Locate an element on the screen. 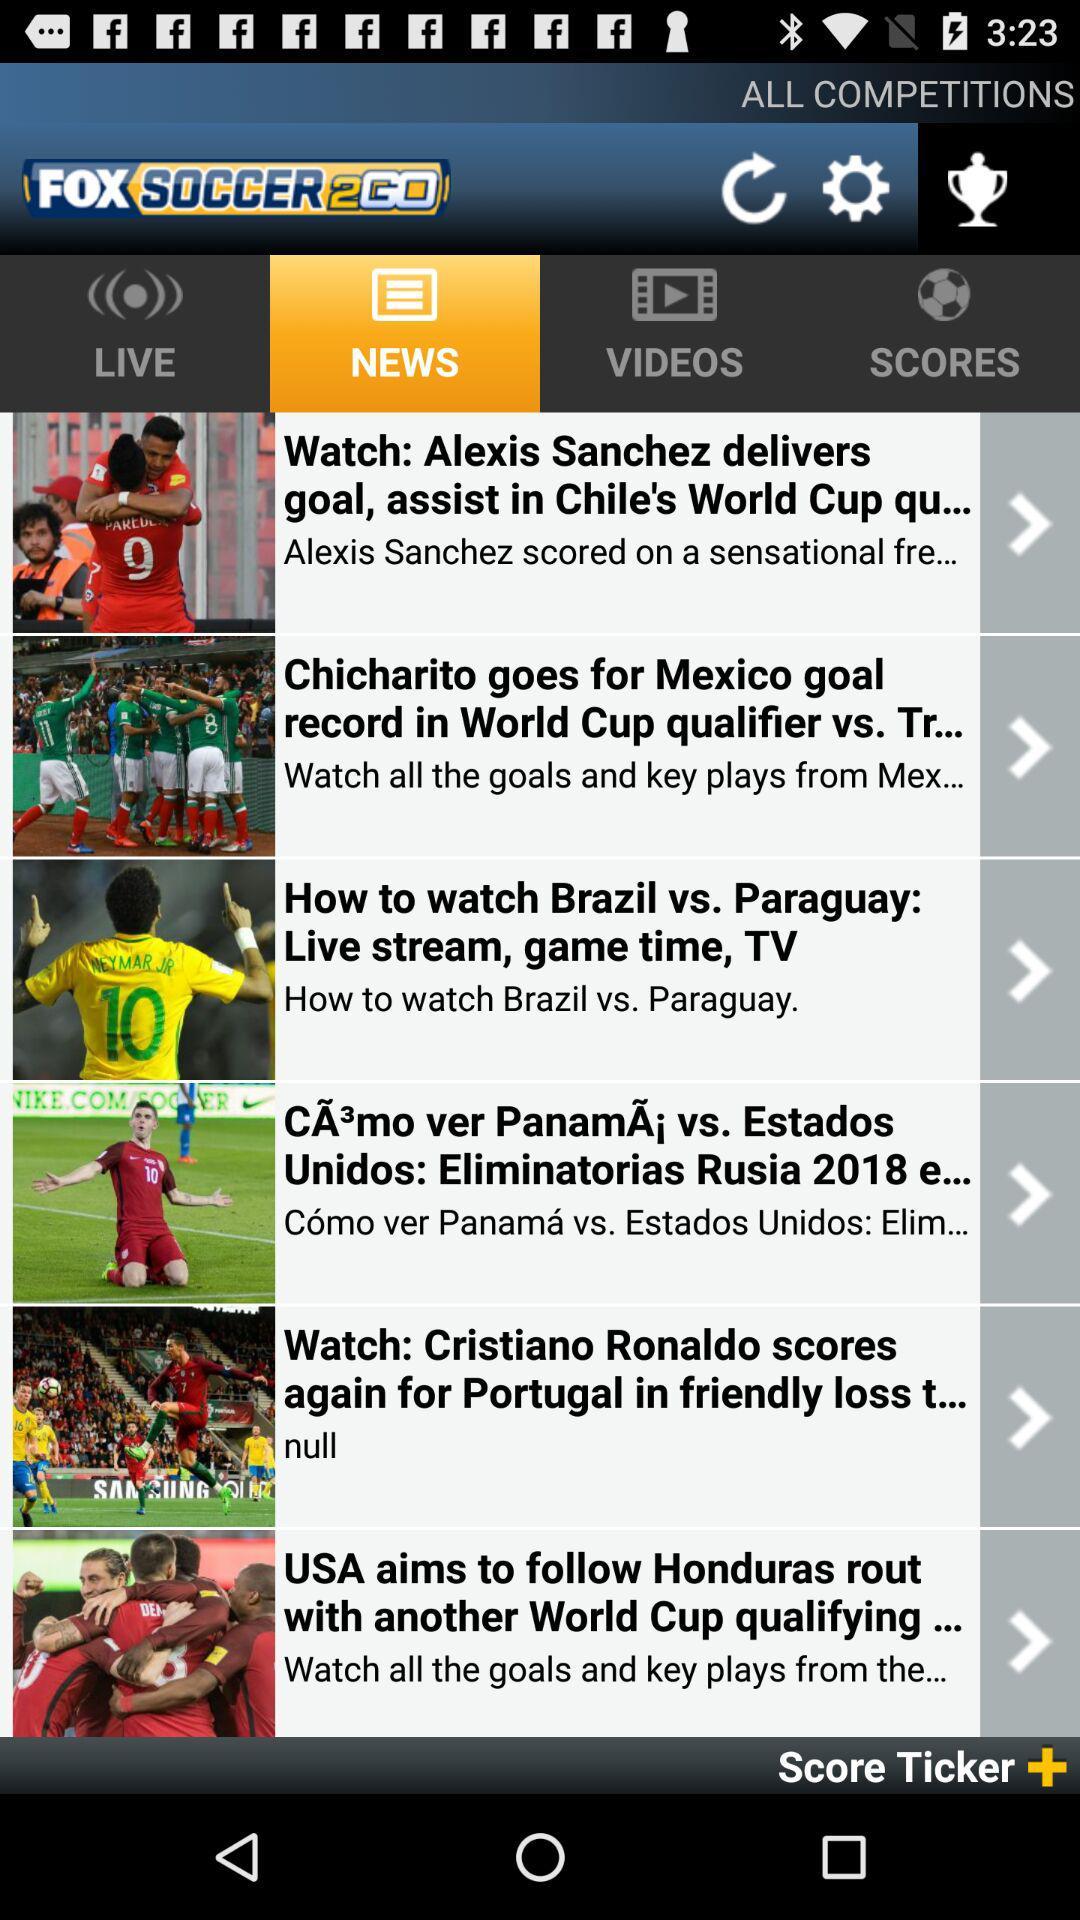  the settings icon is located at coordinates (855, 201).